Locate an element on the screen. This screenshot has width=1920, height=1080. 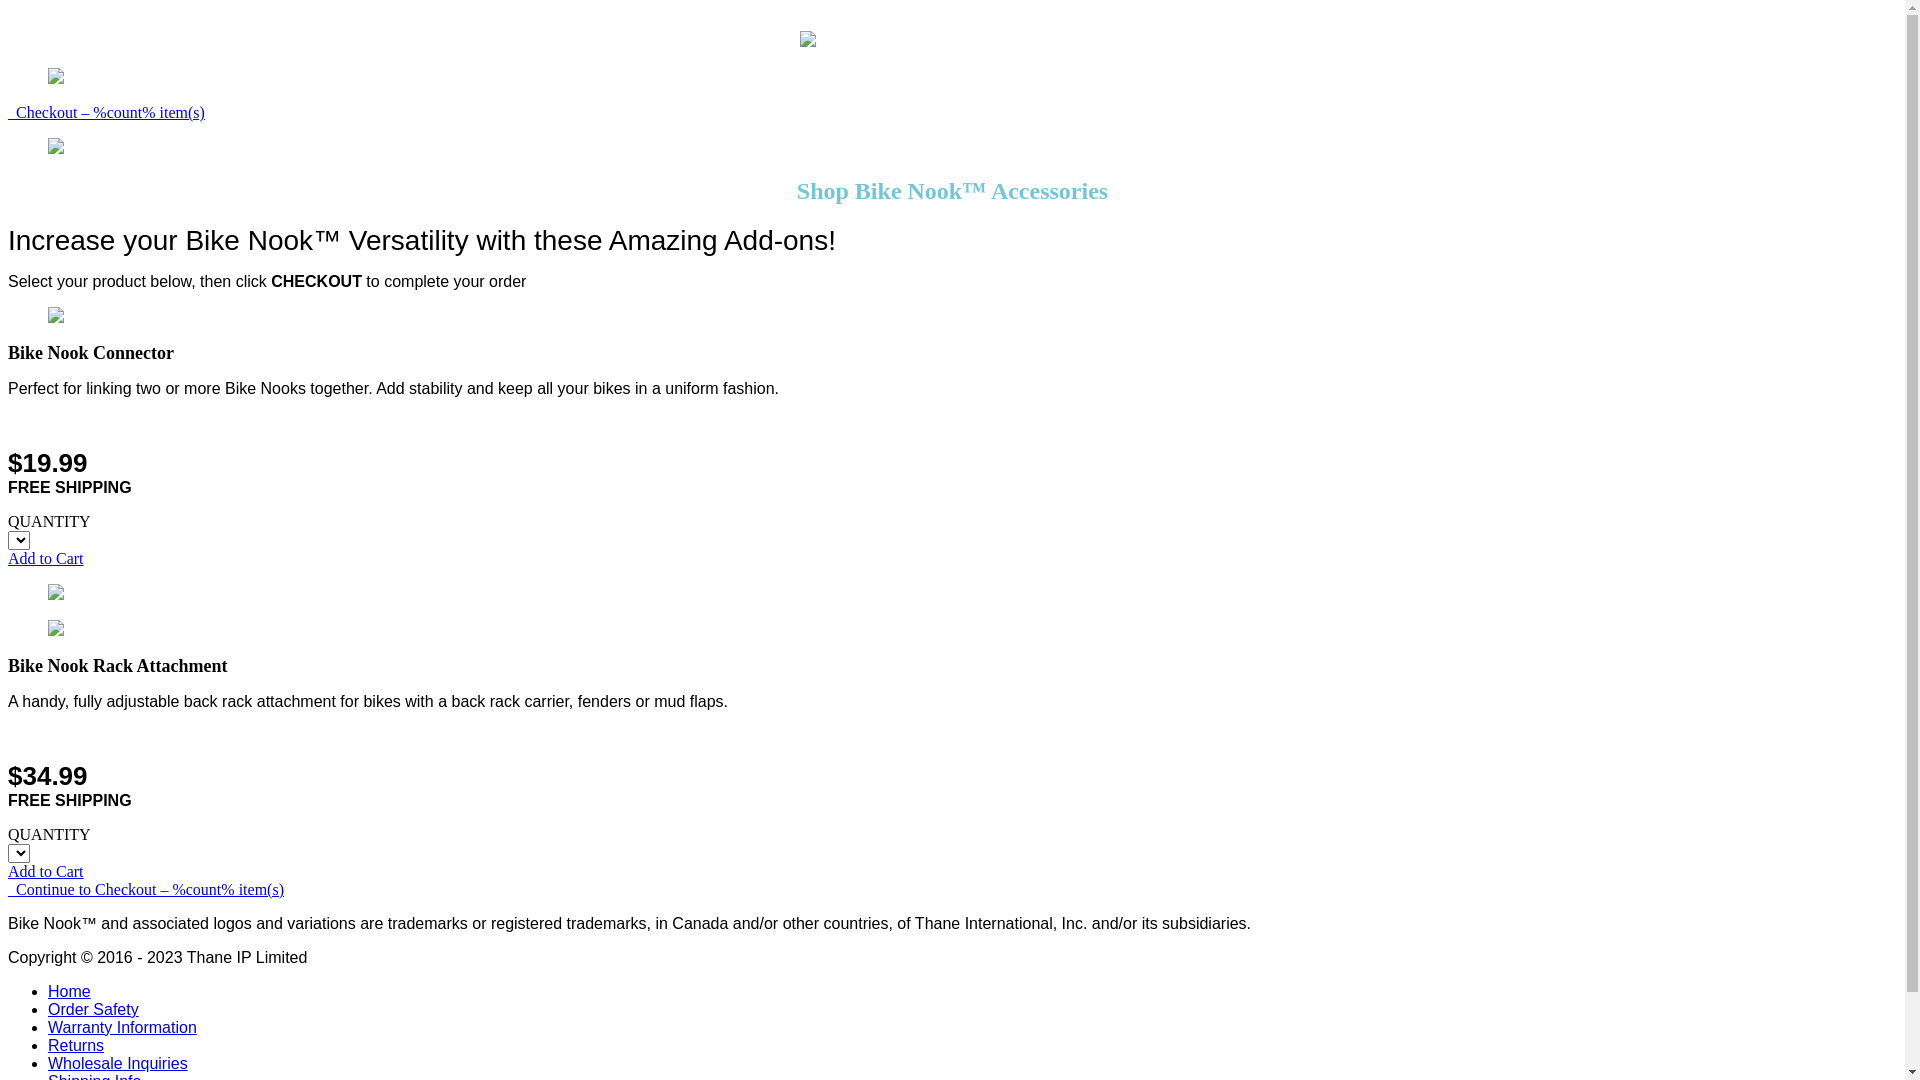
'Order Safety' is located at coordinates (48, 1009).